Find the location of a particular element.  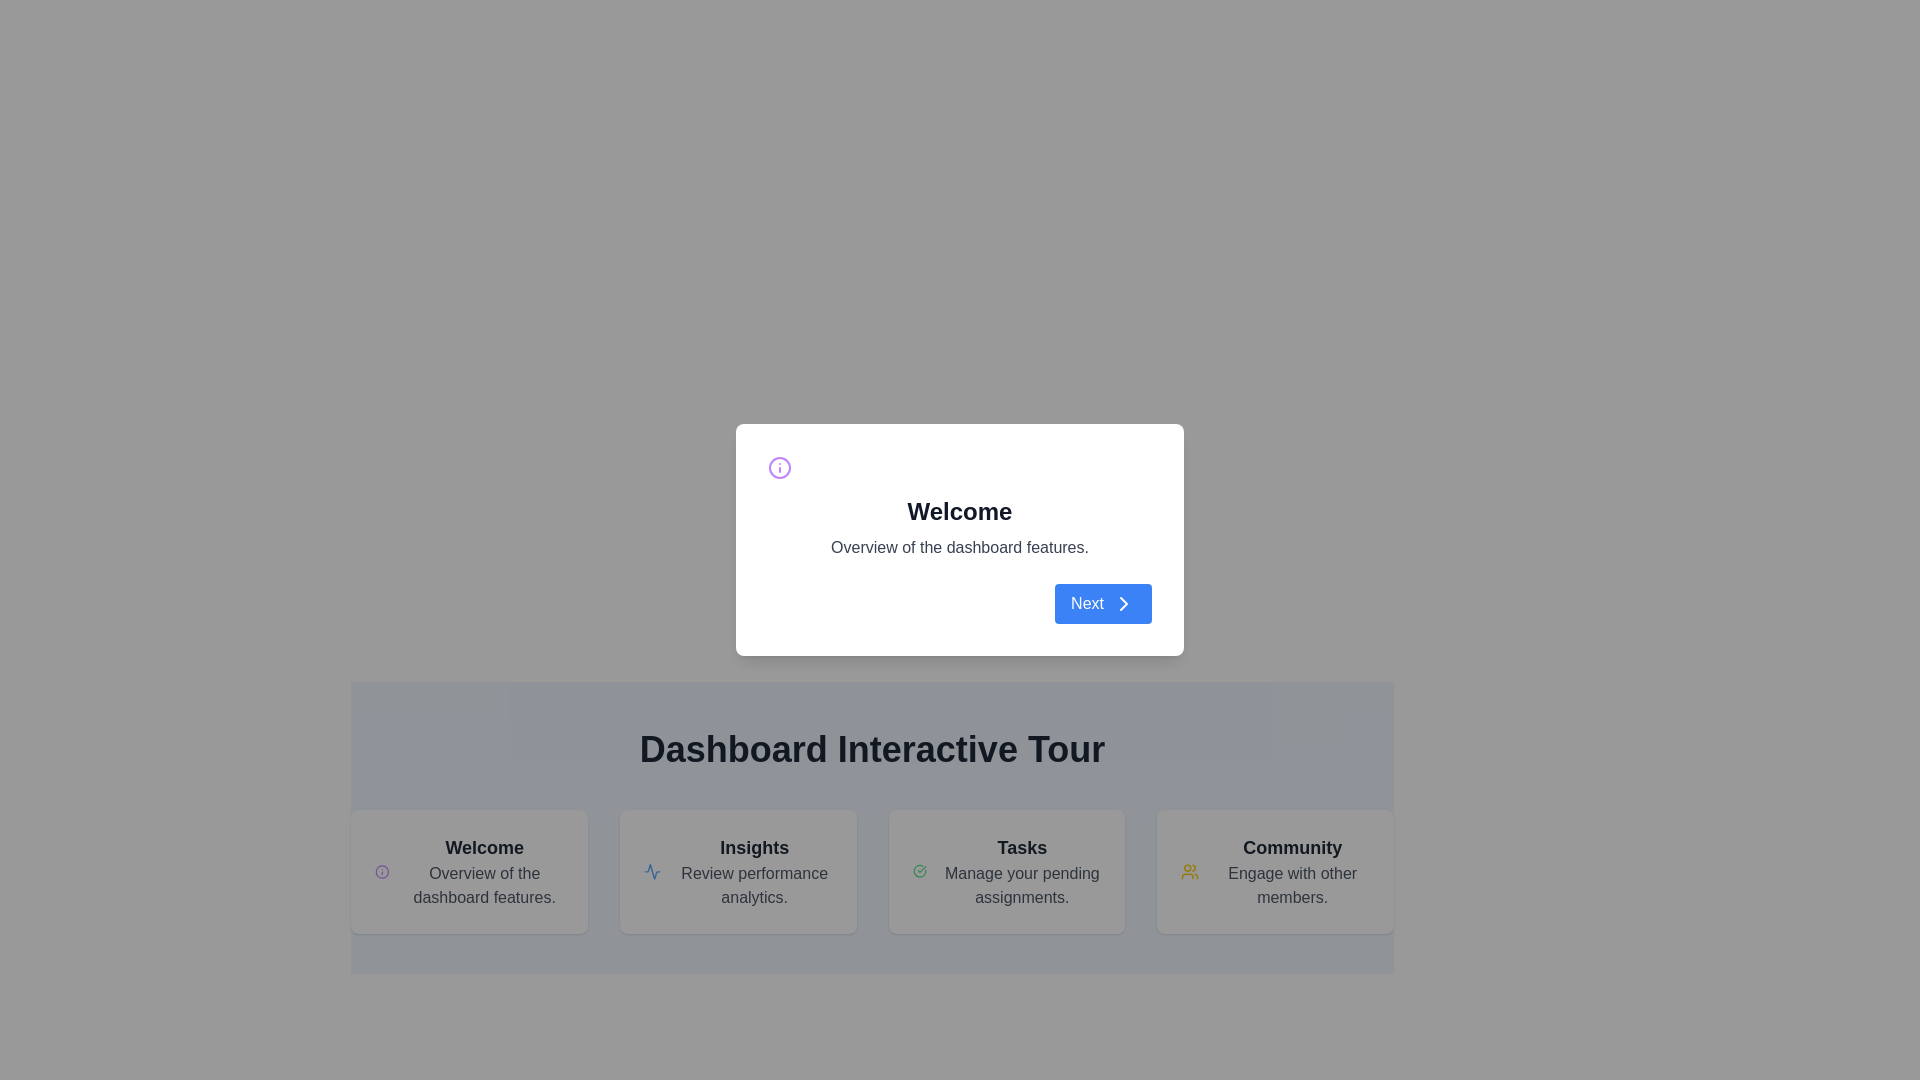

the Text label in the 'Welcome' section that provides a brief description of the card's purpose, located centrally in the bottom part of the card, immediately below the 'Welcome' label is located at coordinates (484, 885).